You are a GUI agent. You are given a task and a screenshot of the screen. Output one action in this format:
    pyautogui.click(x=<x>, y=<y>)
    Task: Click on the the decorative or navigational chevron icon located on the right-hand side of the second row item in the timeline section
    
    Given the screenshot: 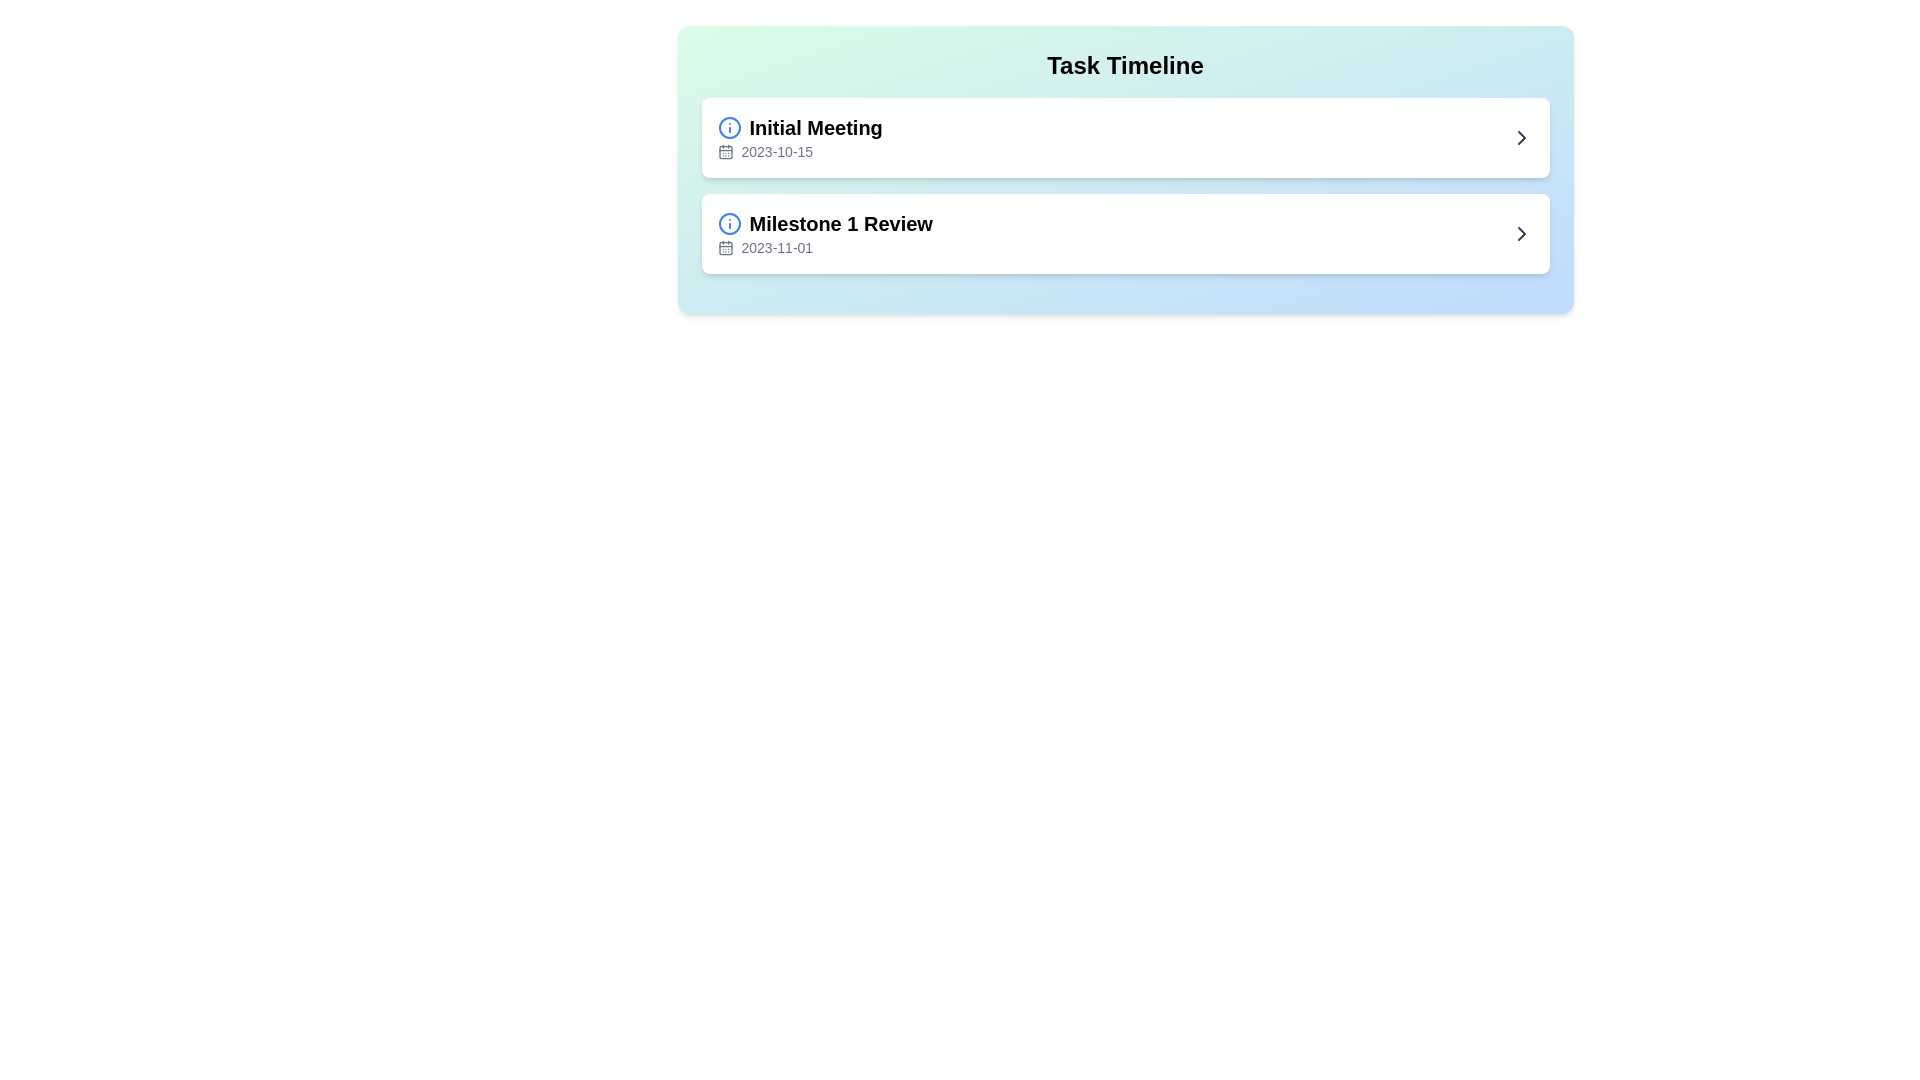 What is the action you would take?
    pyautogui.click(x=1520, y=233)
    